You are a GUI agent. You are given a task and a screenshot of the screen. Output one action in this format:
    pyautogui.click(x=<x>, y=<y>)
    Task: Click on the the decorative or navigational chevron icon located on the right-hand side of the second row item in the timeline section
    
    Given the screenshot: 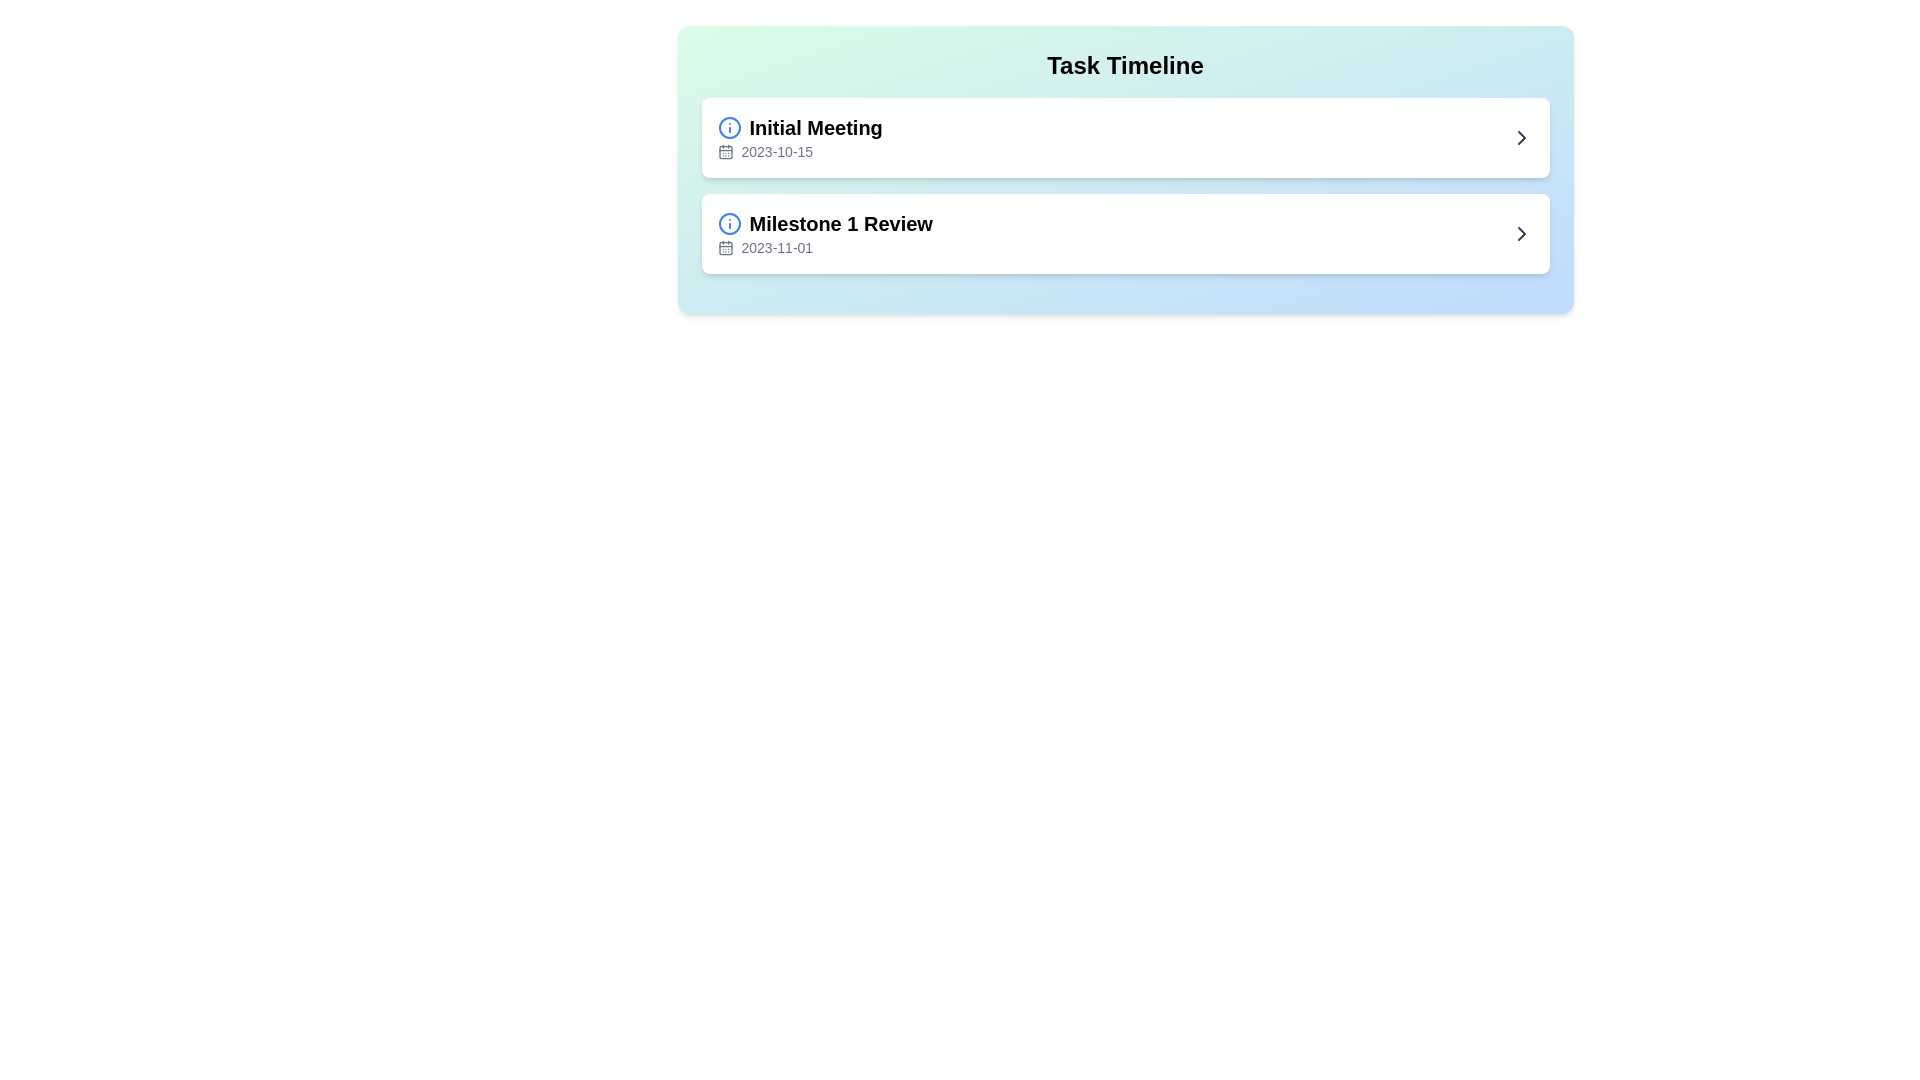 What is the action you would take?
    pyautogui.click(x=1520, y=233)
    